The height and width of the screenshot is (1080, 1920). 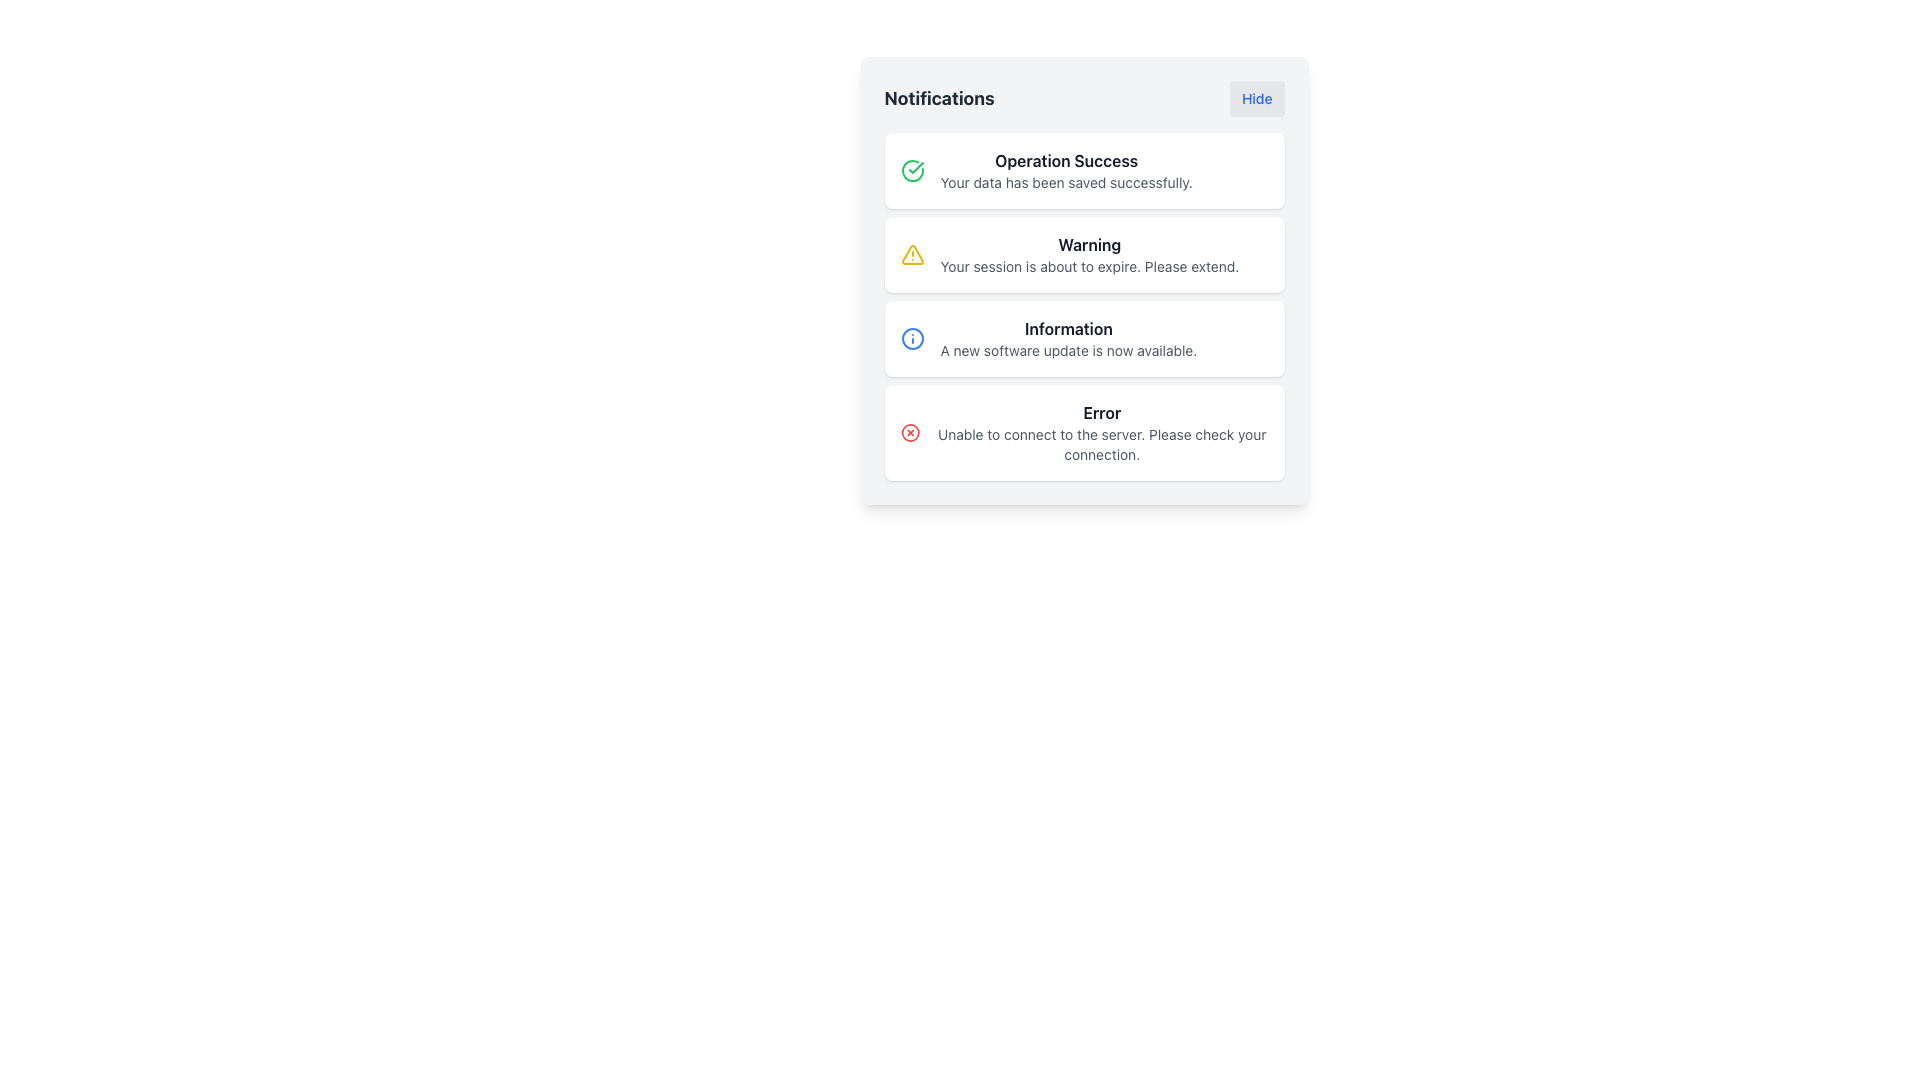 What do you see at coordinates (1083, 281) in the screenshot?
I see `elements within the 'Warning' notification card, which contains a yellow triangular warning icon and a bold title stating 'Warning'` at bounding box center [1083, 281].